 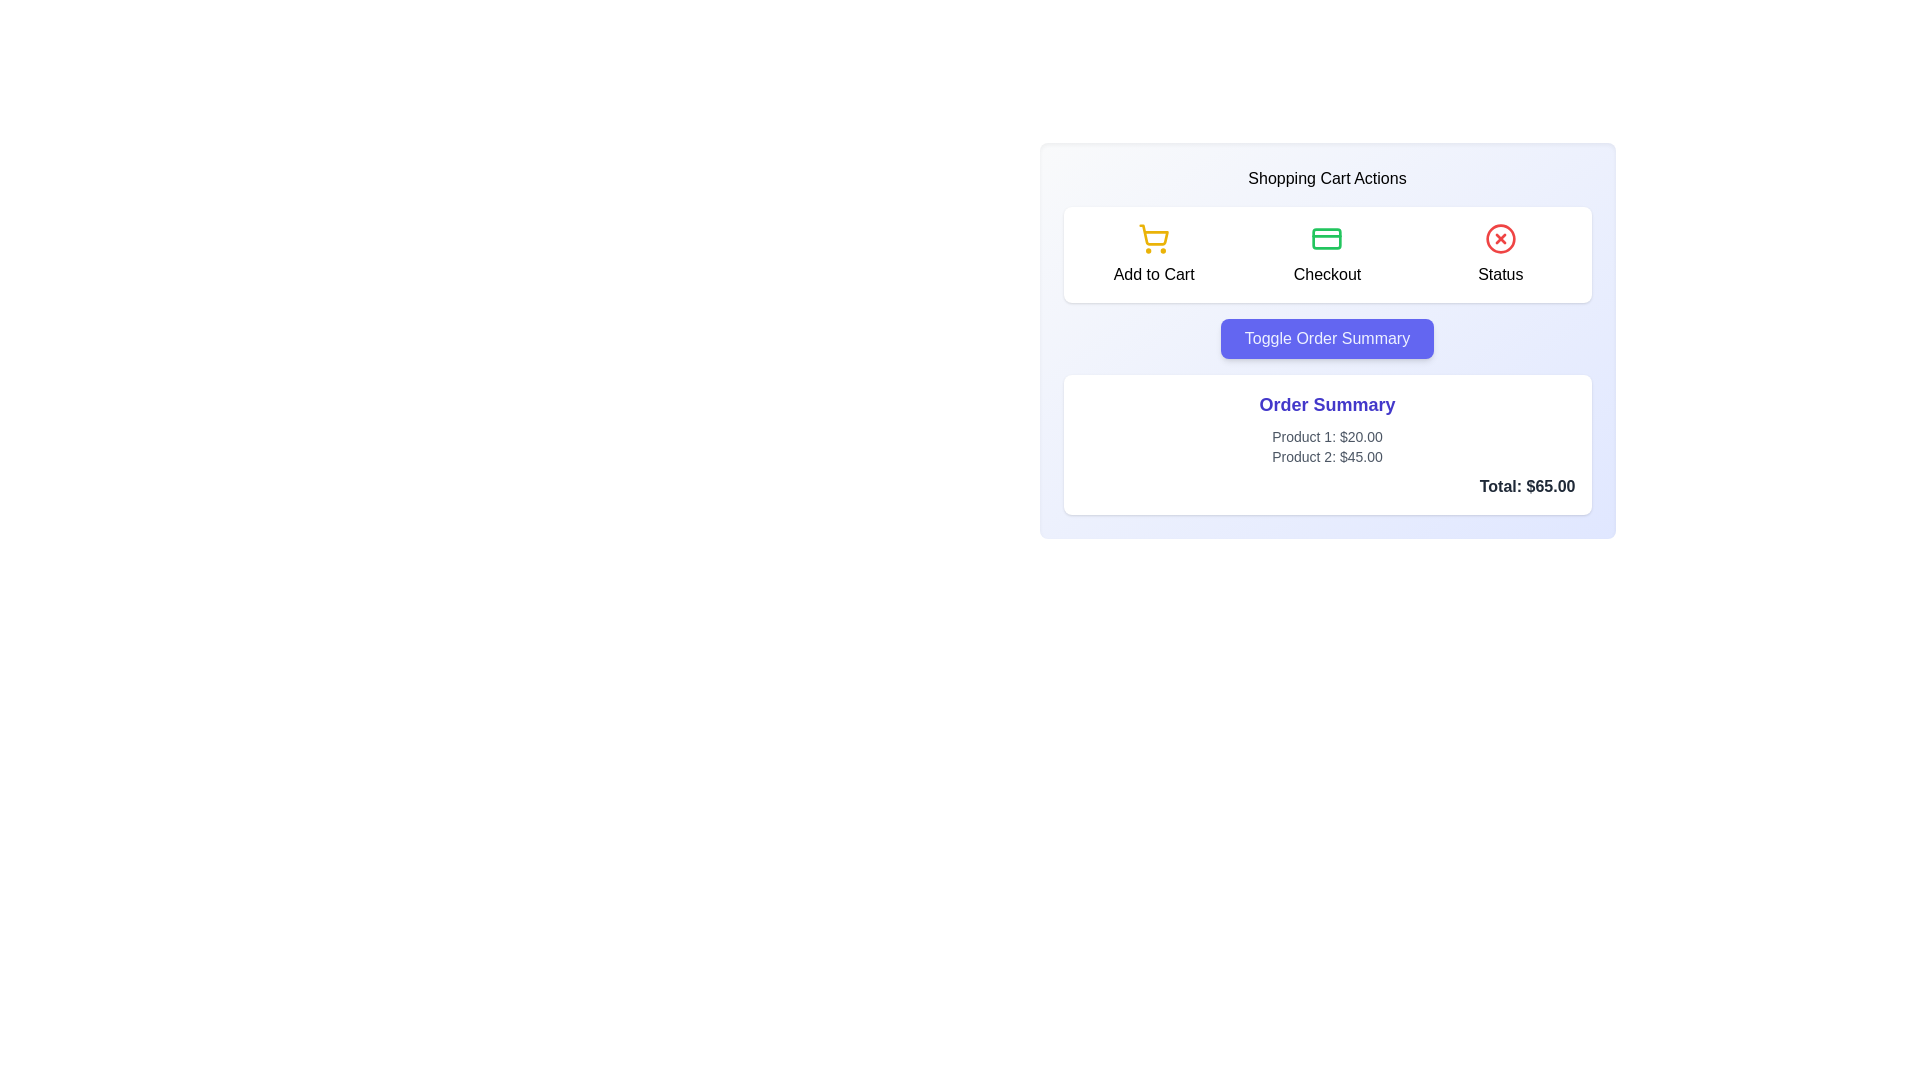 What do you see at coordinates (1154, 238) in the screenshot?
I see `the 'Add to Cart' icon located in the top-left portion of the 'Shopping Cart Actions' section, which visually represents the action of adding products to the shopping cart` at bounding box center [1154, 238].